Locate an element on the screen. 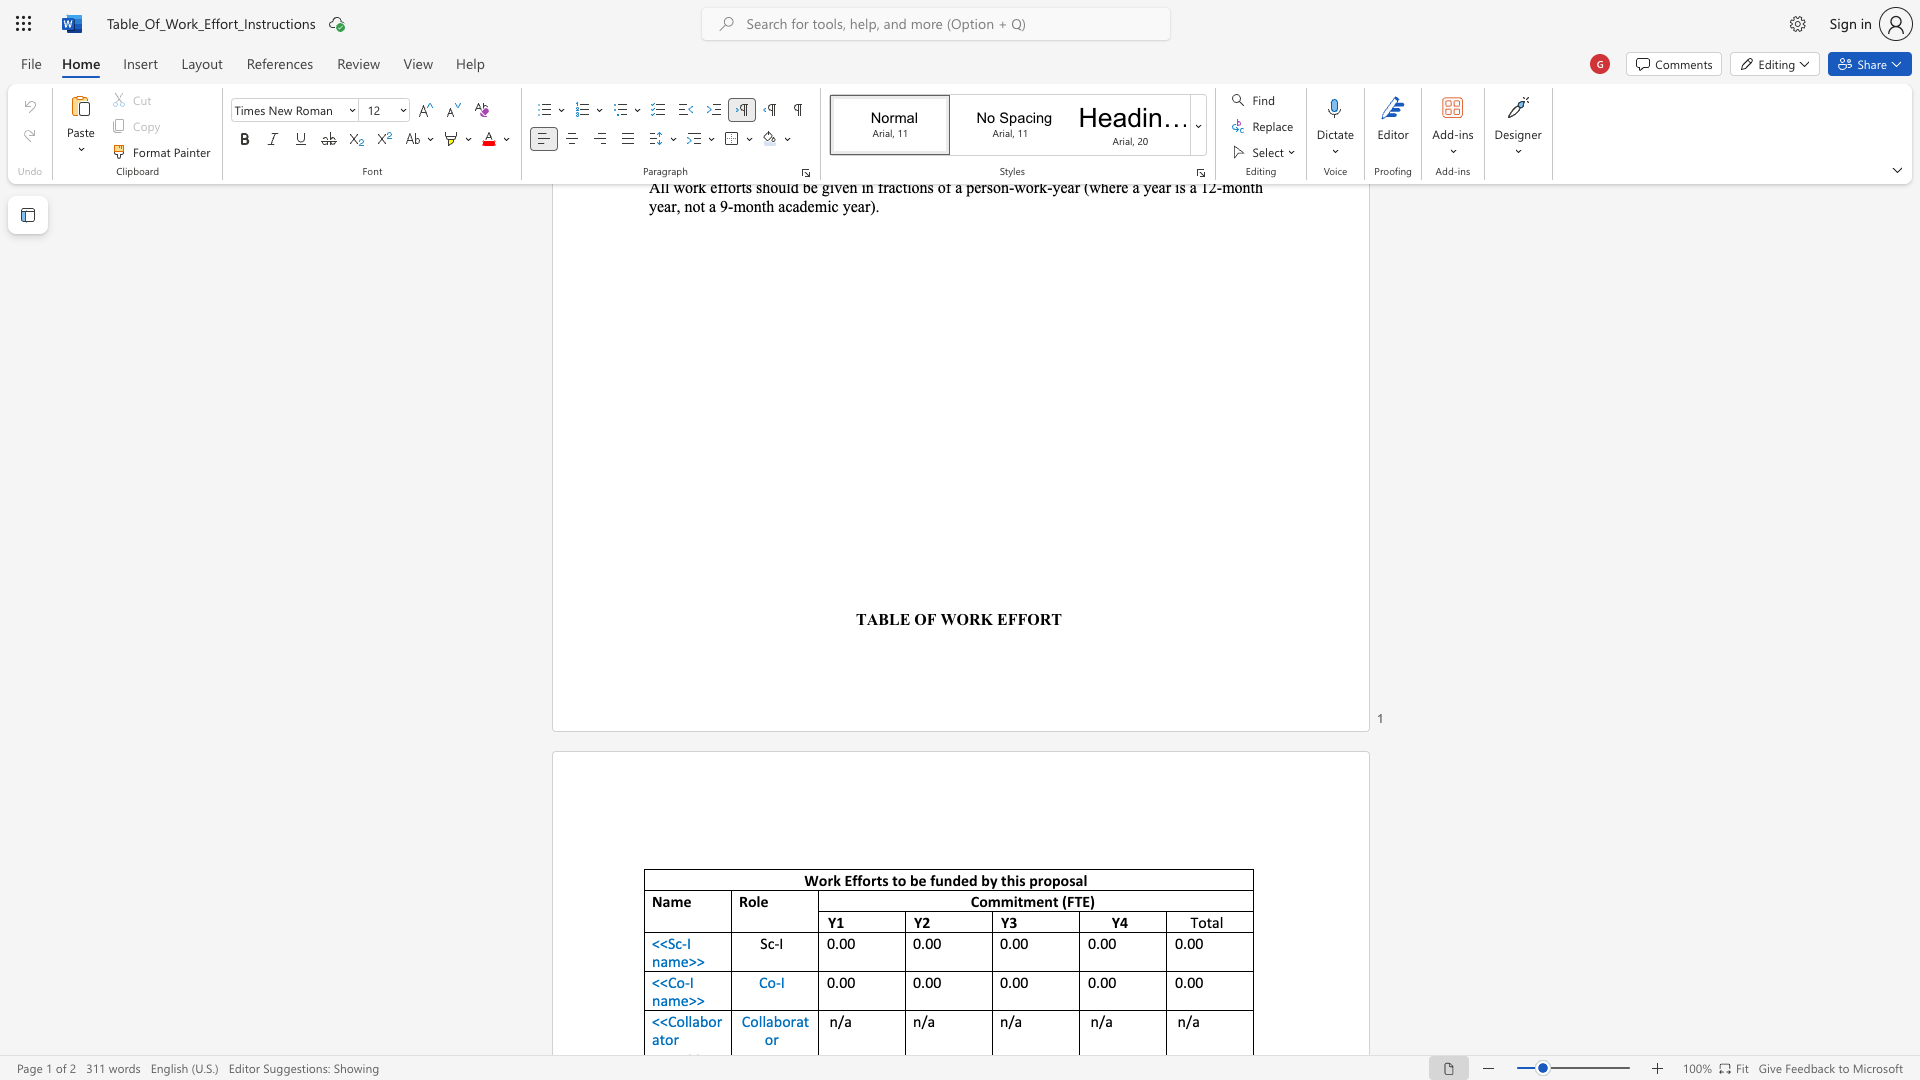 The width and height of the screenshot is (1920, 1080). the space between the continuous character "r" and "t" in the text is located at coordinates (876, 879).